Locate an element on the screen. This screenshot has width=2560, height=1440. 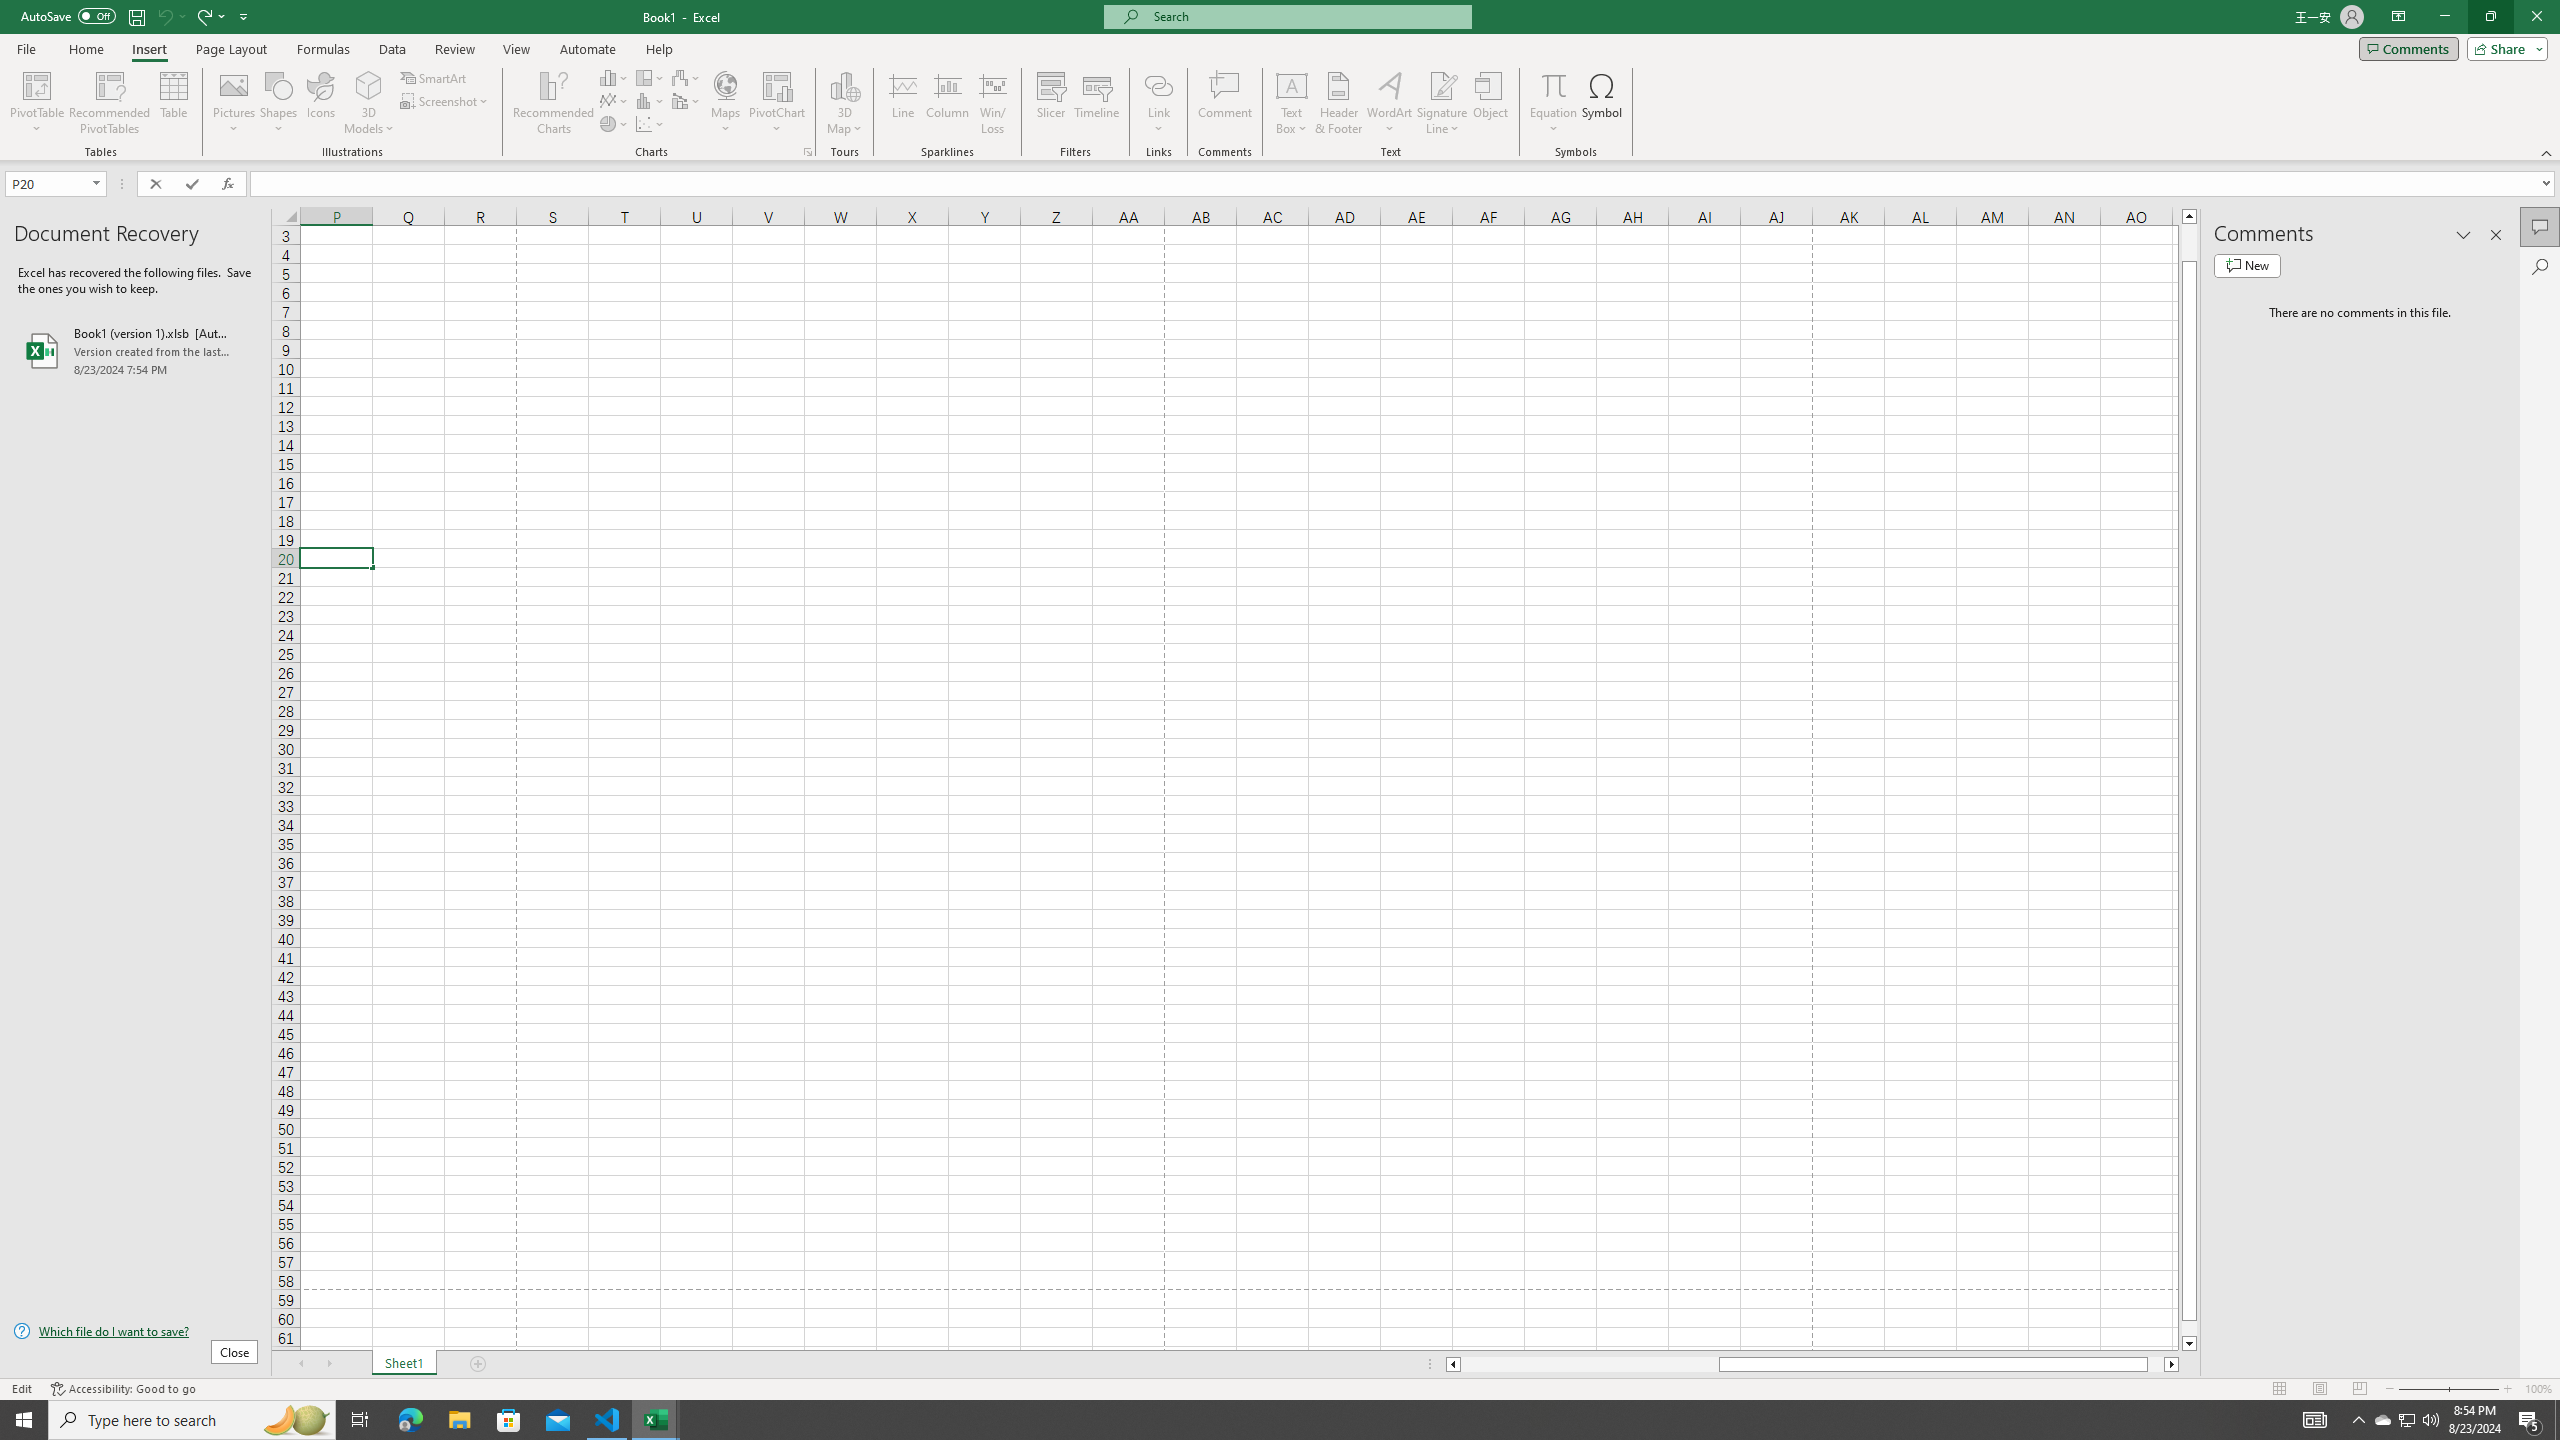
'Insert Scatter (X, Y) or Bubble Chart' is located at coordinates (649, 122).